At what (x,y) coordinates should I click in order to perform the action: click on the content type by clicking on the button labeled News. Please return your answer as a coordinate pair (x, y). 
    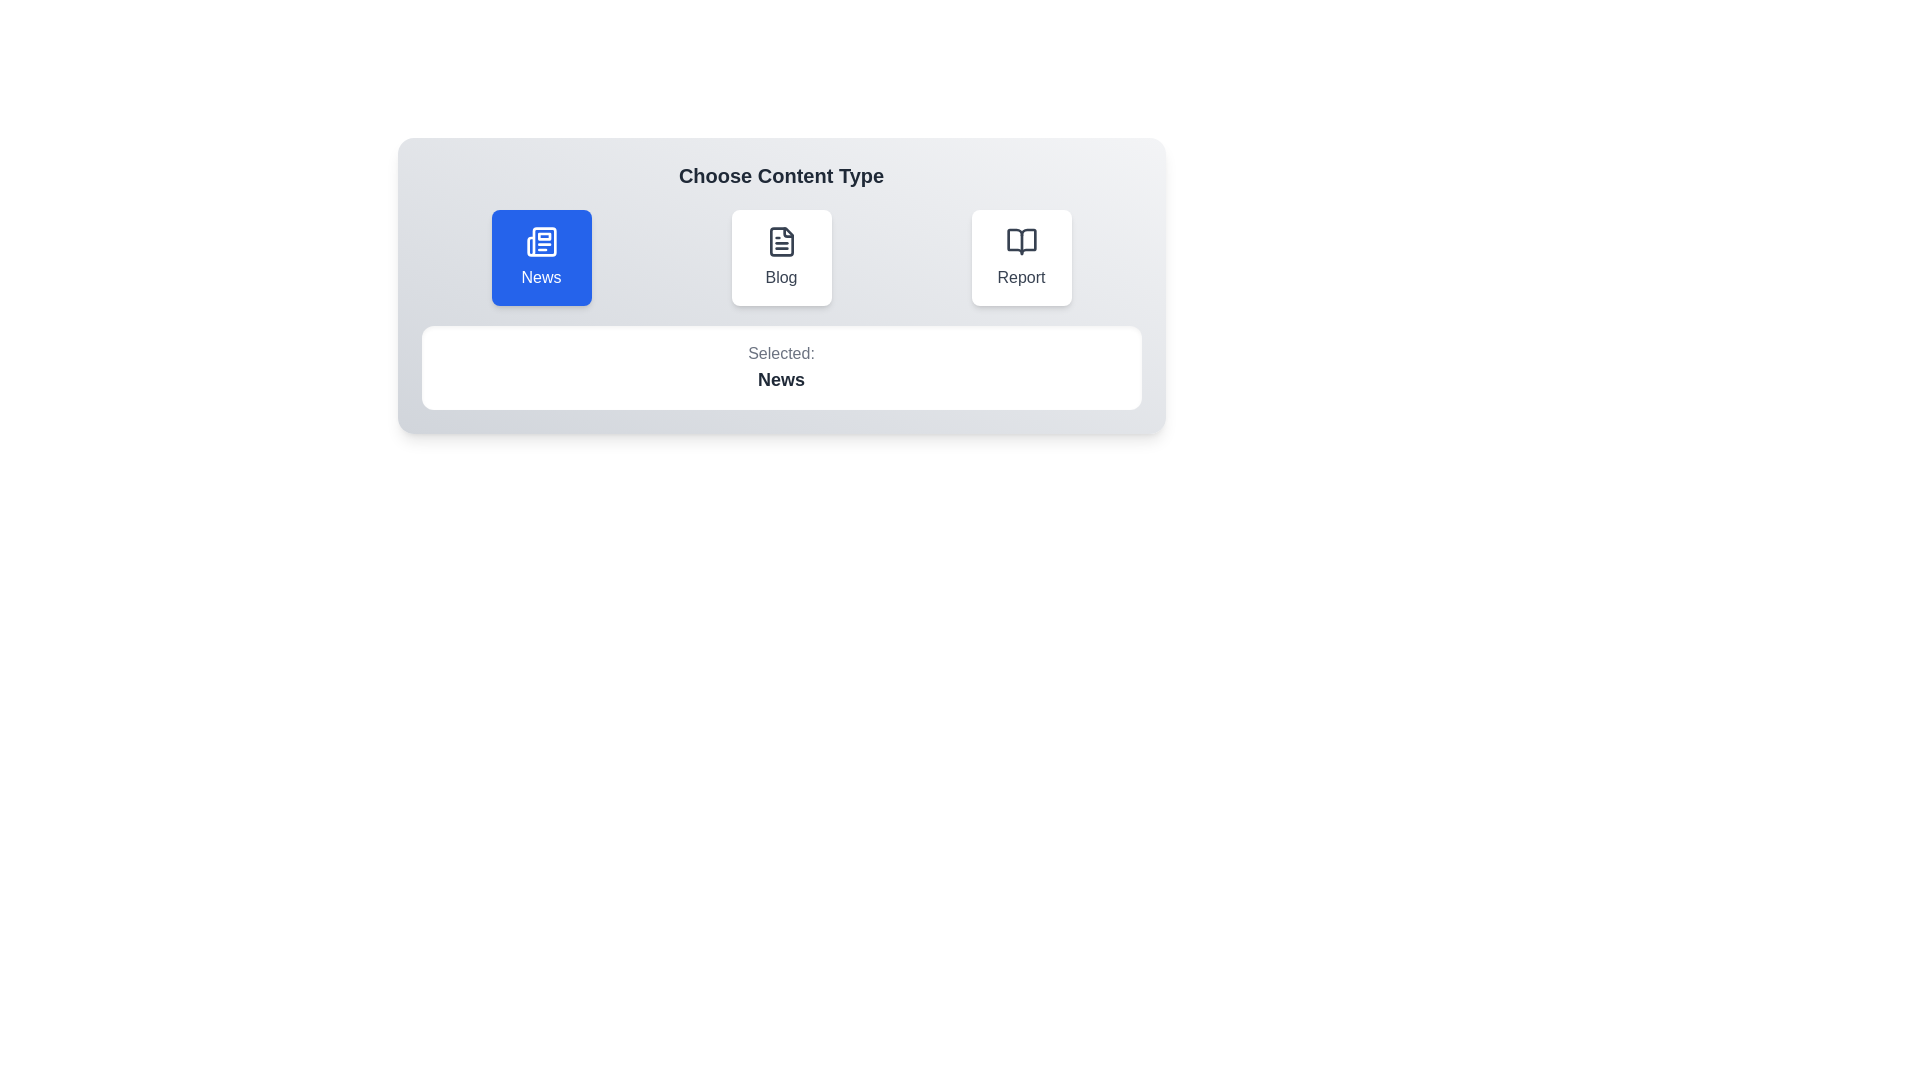
    Looking at the image, I should click on (541, 257).